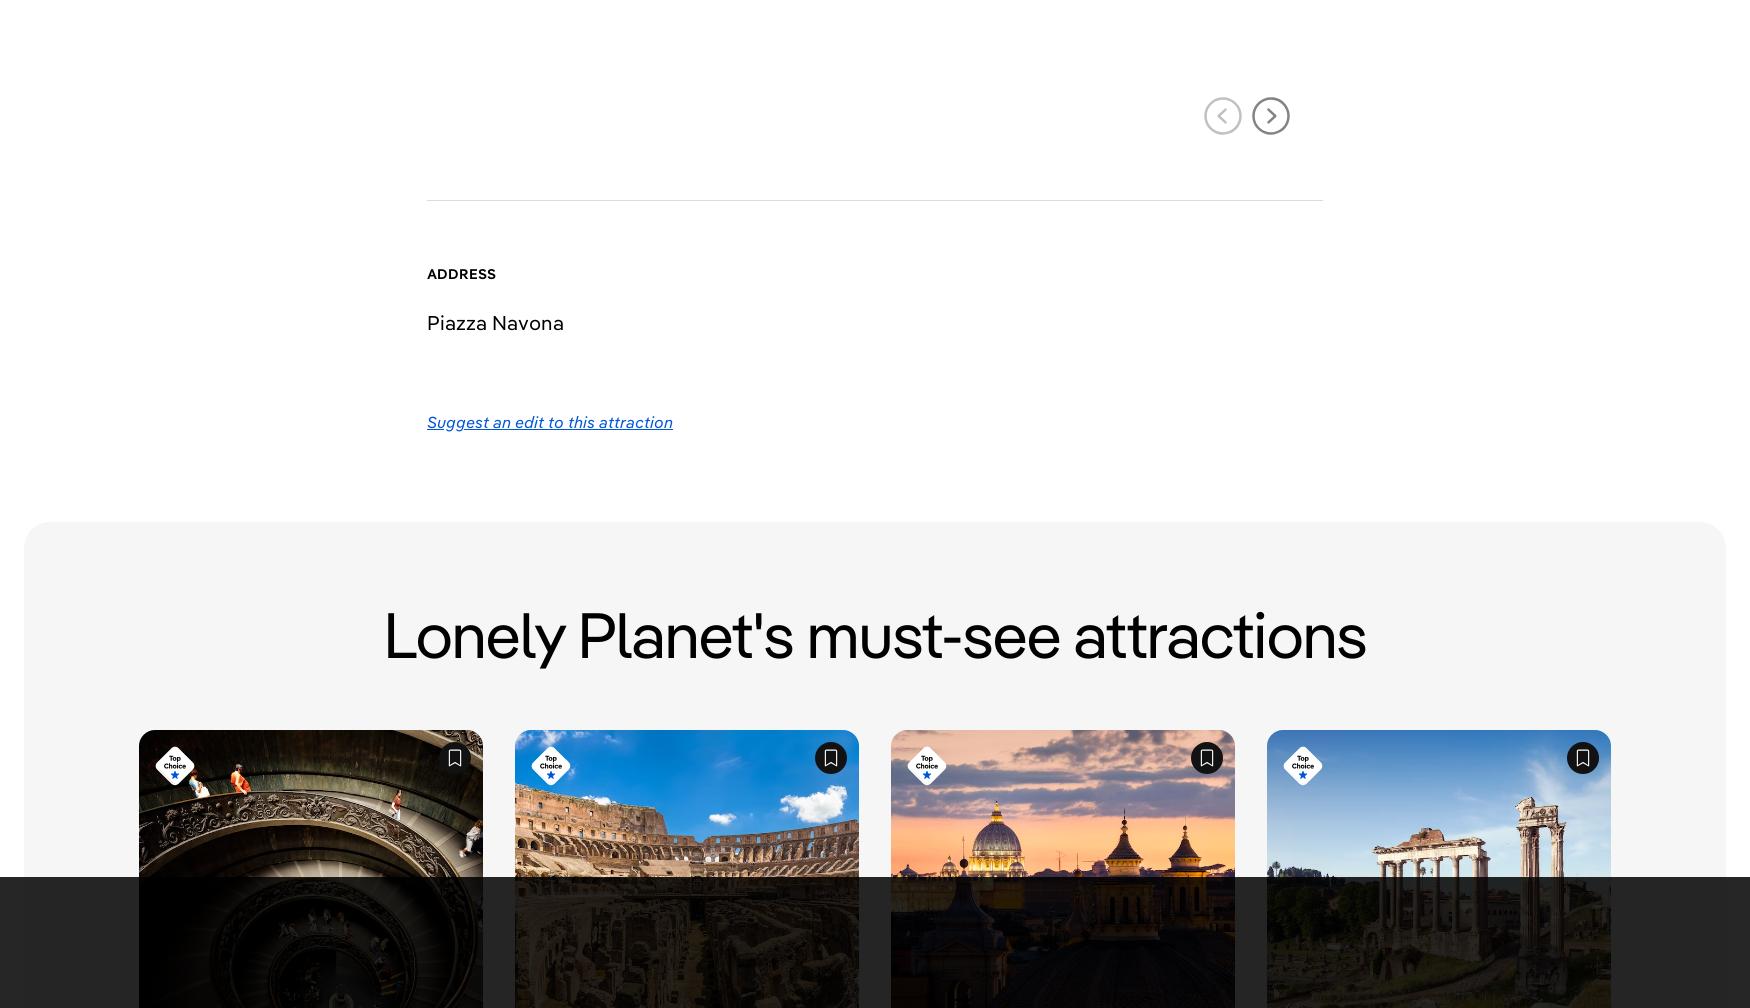 Image resolution: width=1750 pixels, height=1008 pixels. I want to click on 'England', so click(753, 693).